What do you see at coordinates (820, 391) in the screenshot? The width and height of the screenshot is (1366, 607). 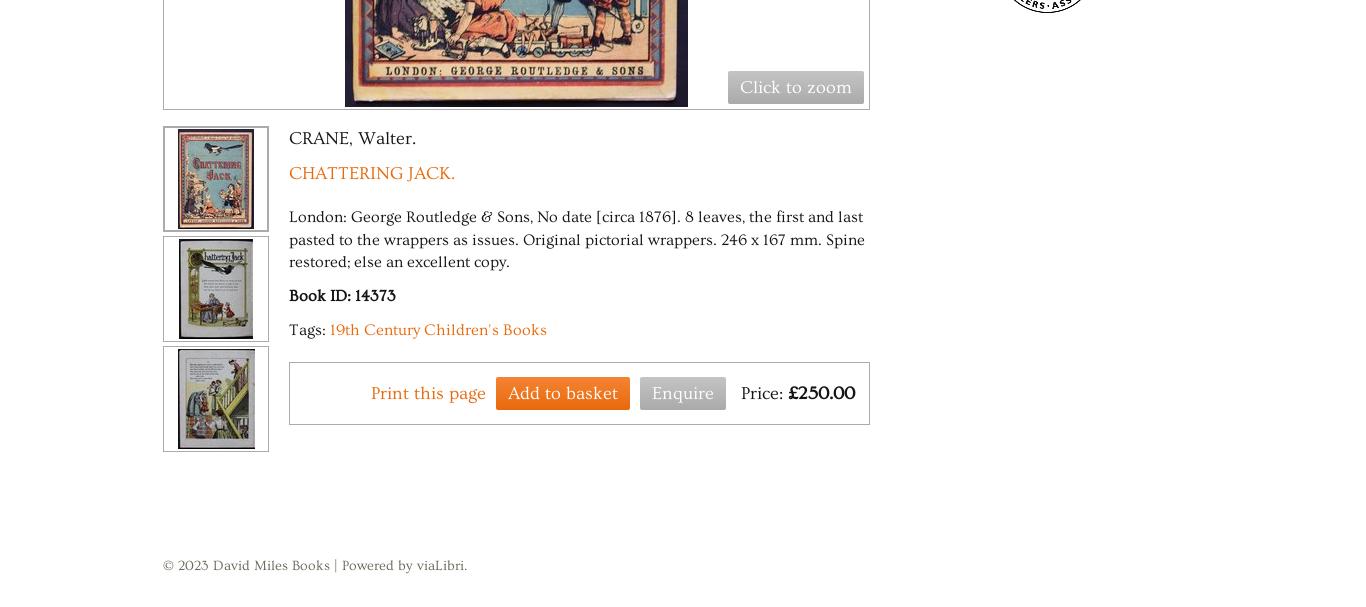 I see `'£250.00'` at bounding box center [820, 391].